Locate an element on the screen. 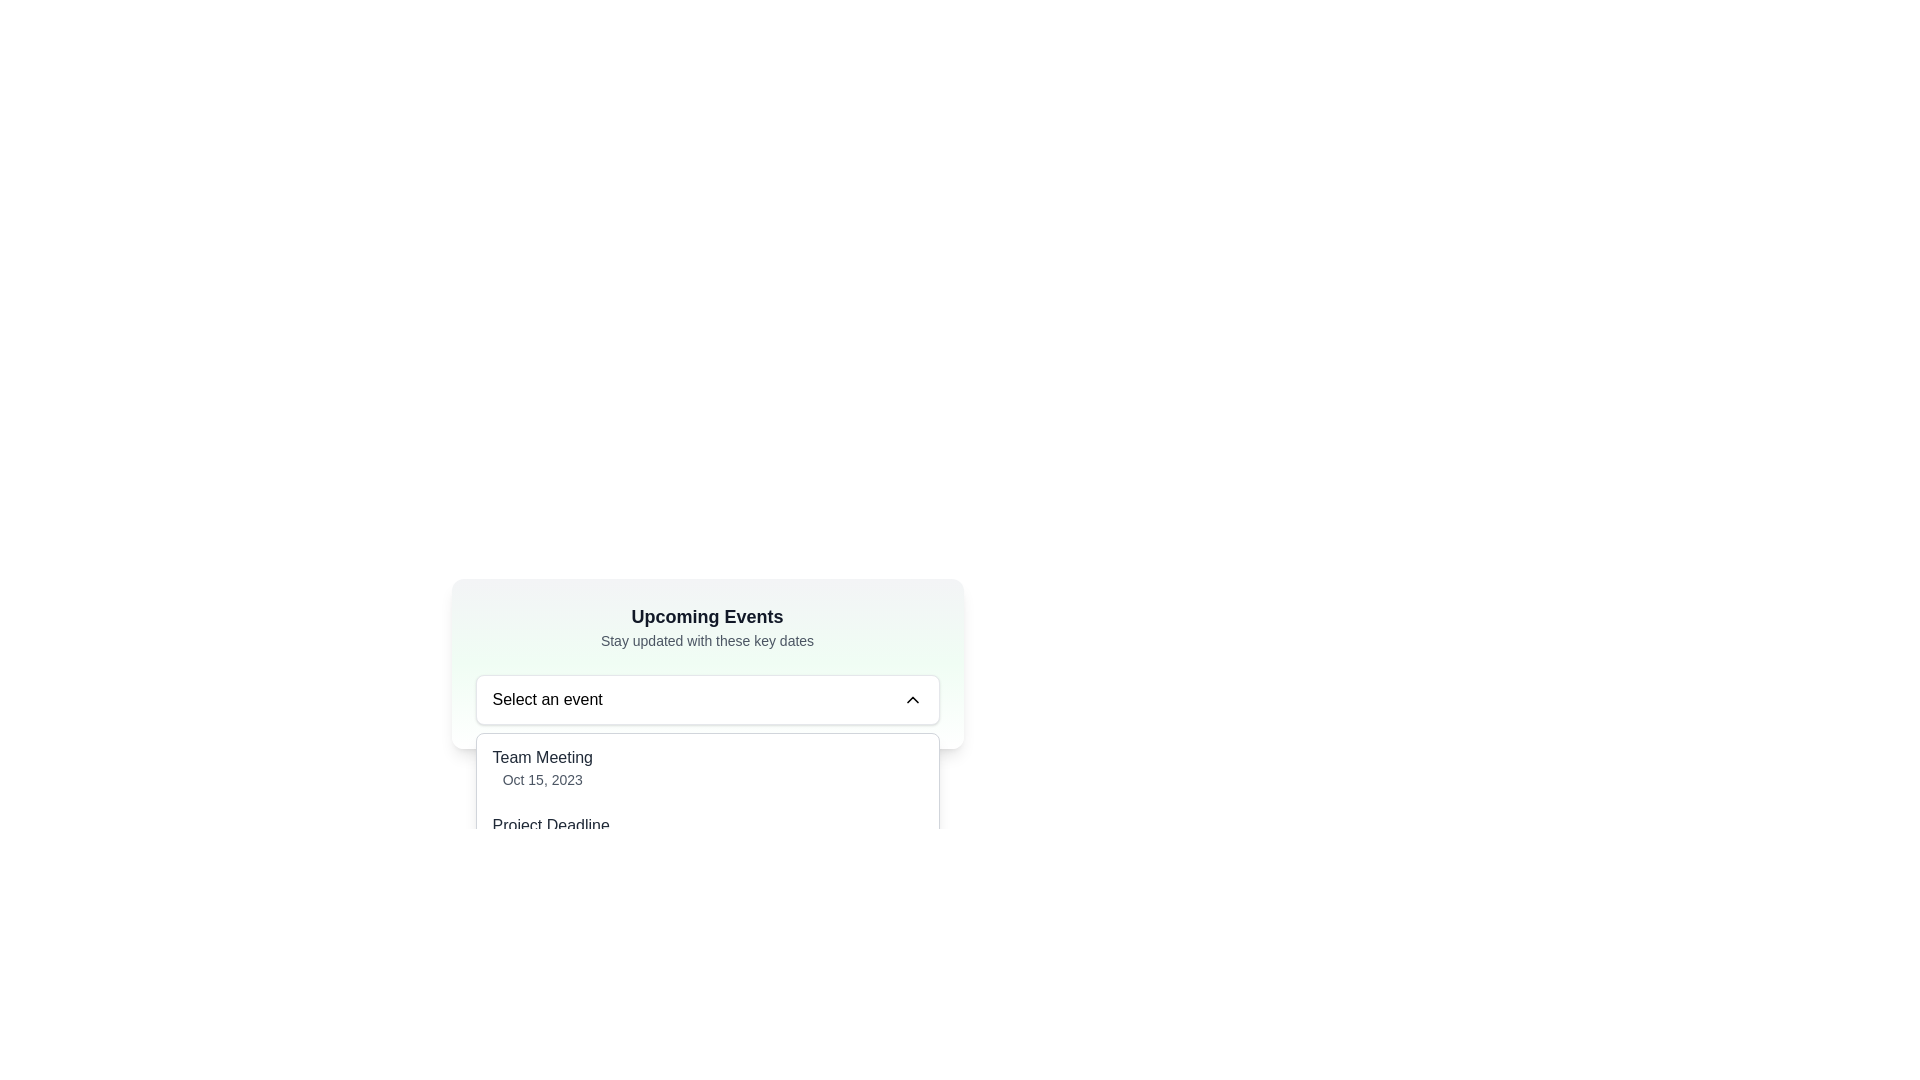 Image resolution: width=1920 pixels, height=1080 pixels. the Text label that prompts the user to select an event from the dropdown menu, located to the left of the arrow icon is located at coordinates (547, 698).